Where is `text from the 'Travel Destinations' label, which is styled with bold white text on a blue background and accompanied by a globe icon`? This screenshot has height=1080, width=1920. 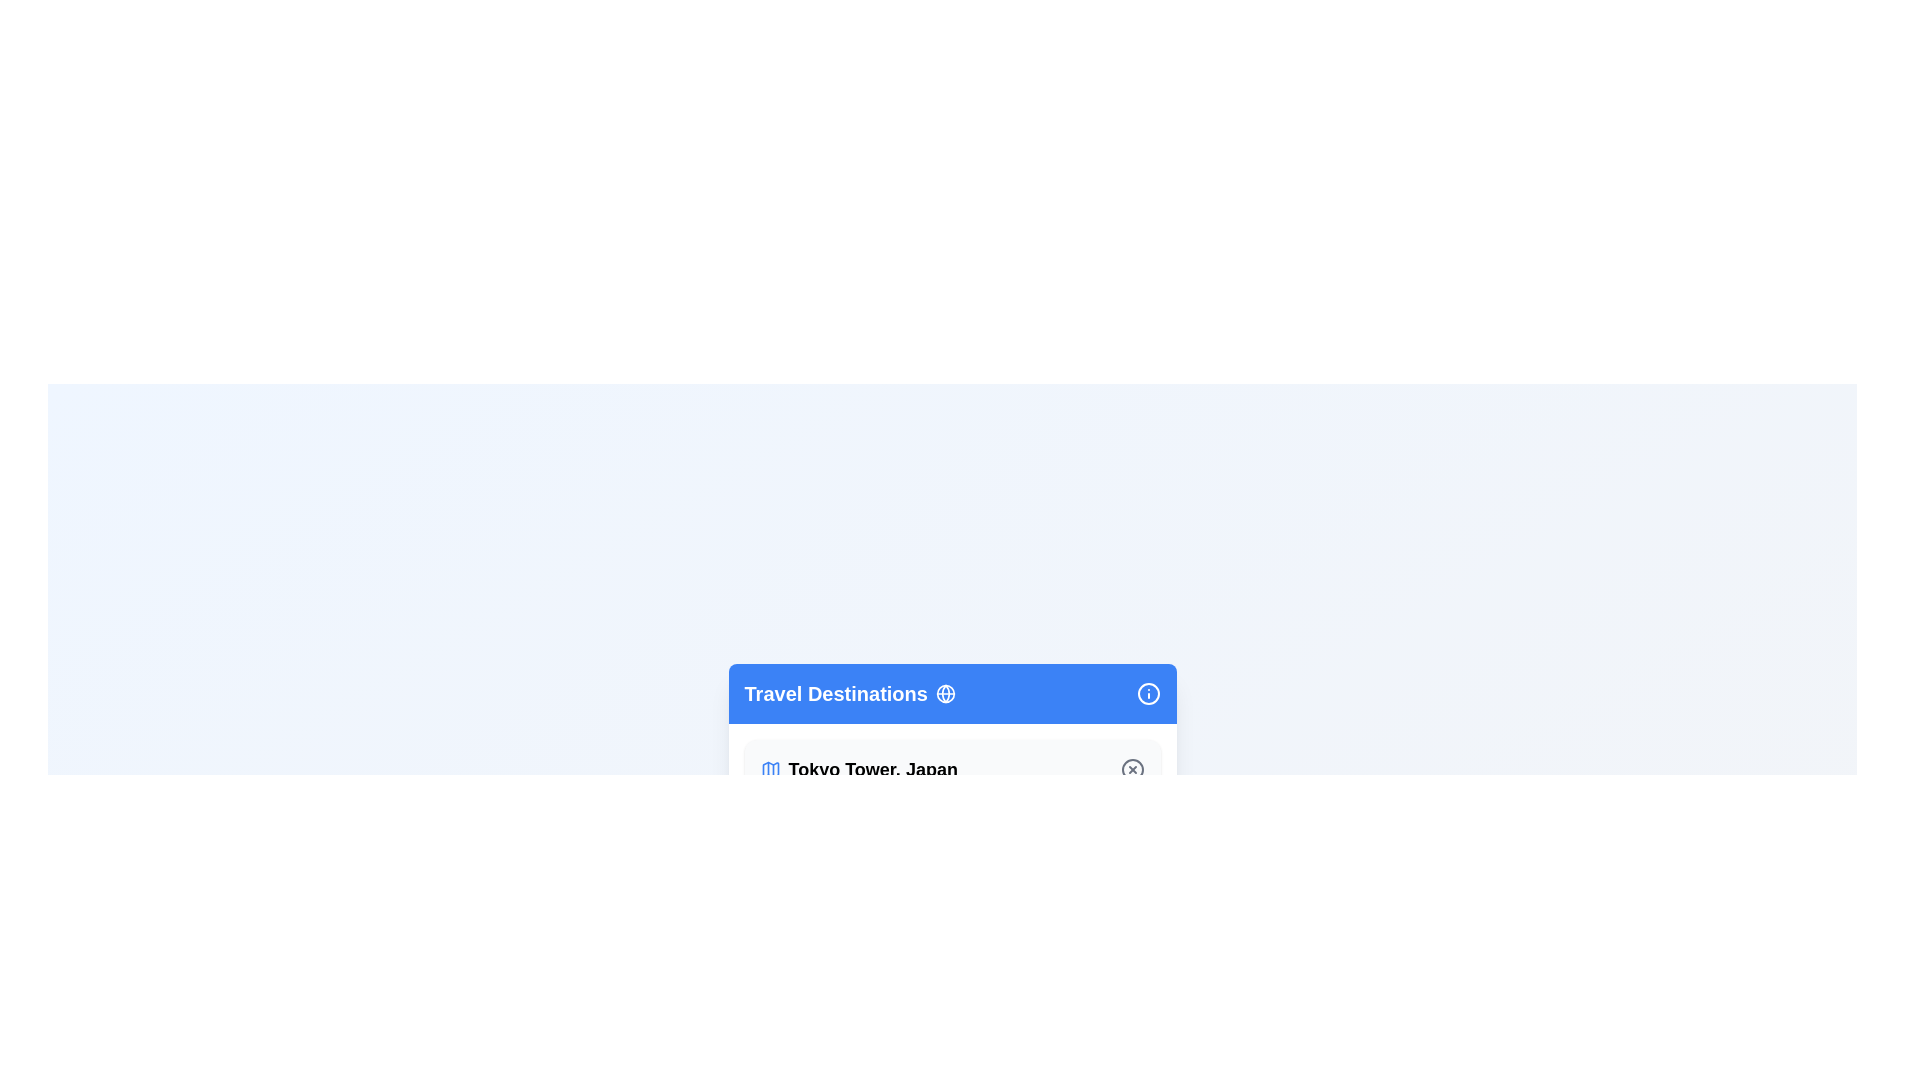 text from the 'Travel Destinations' label, which is styled with bold white text on a blue background and accompanied by a globe icon is located at coordinates (850, 693).